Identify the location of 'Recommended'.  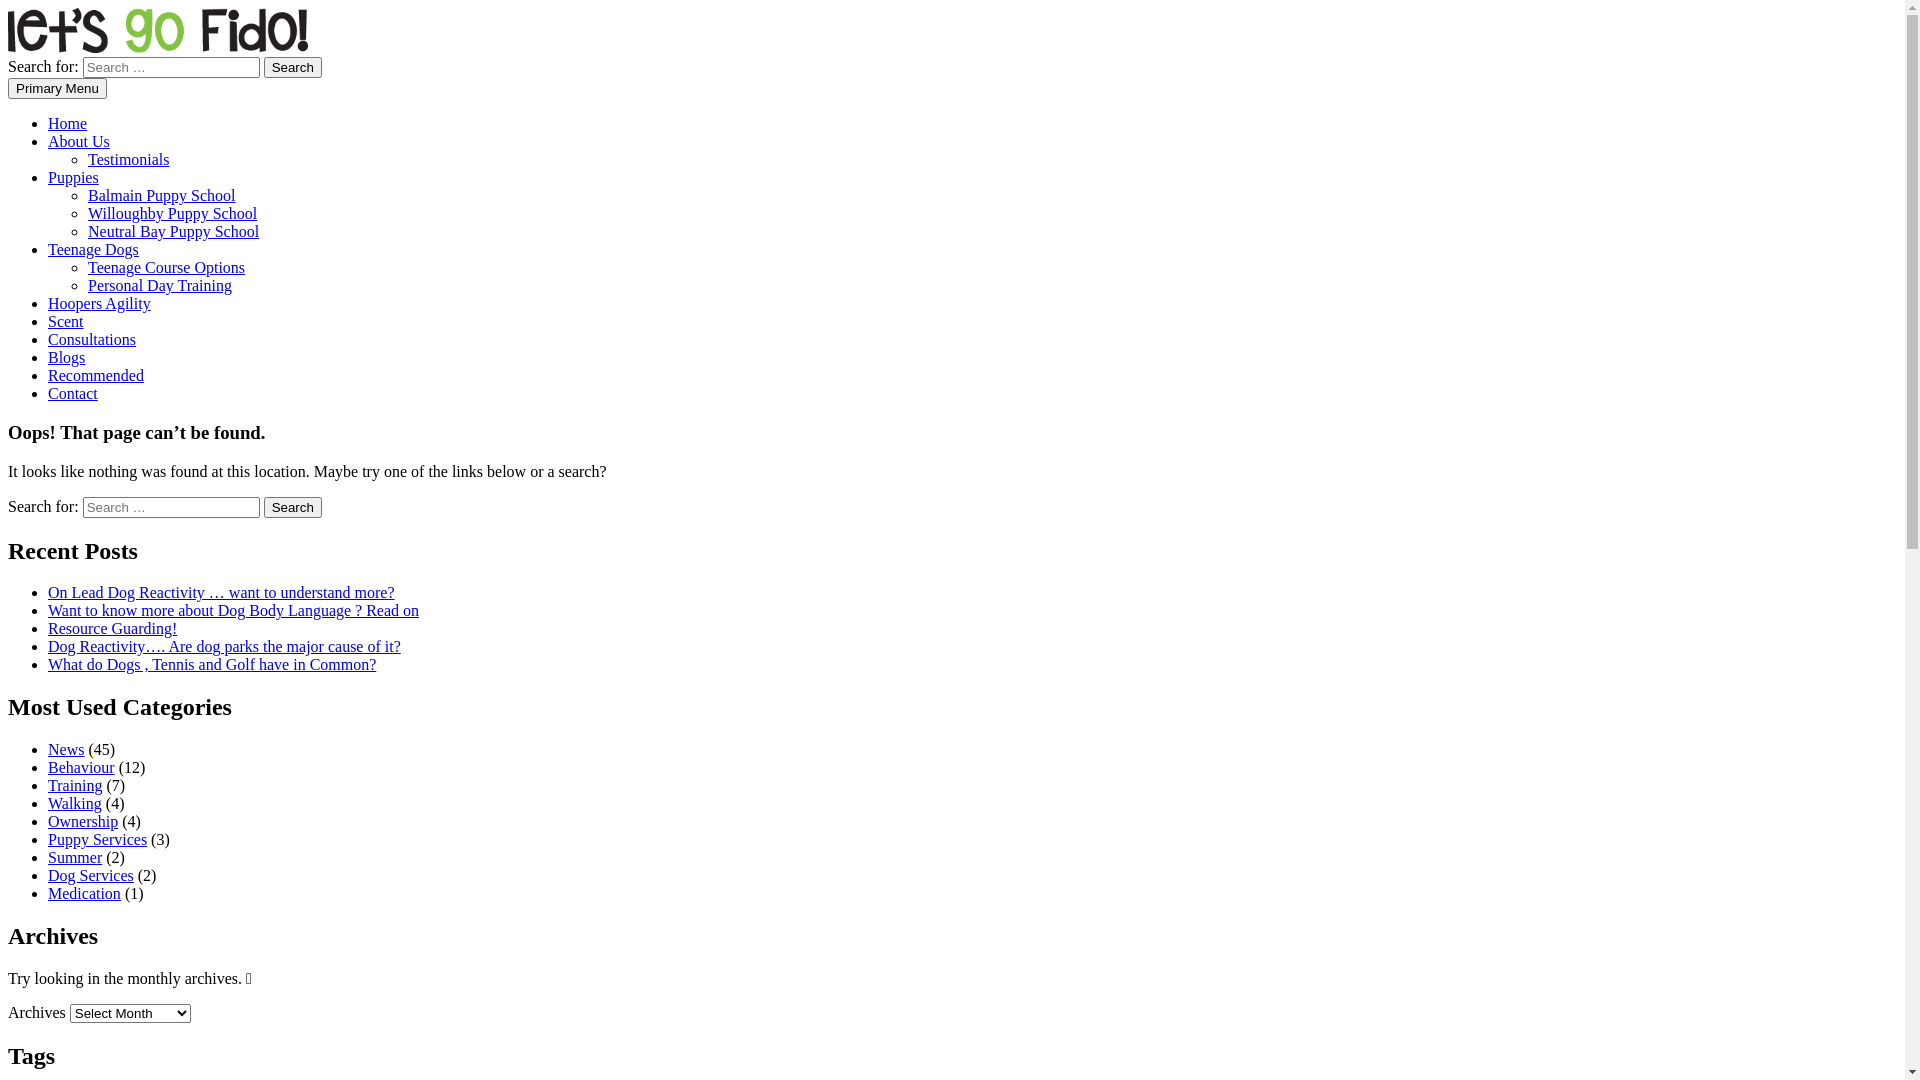
(95, 375).